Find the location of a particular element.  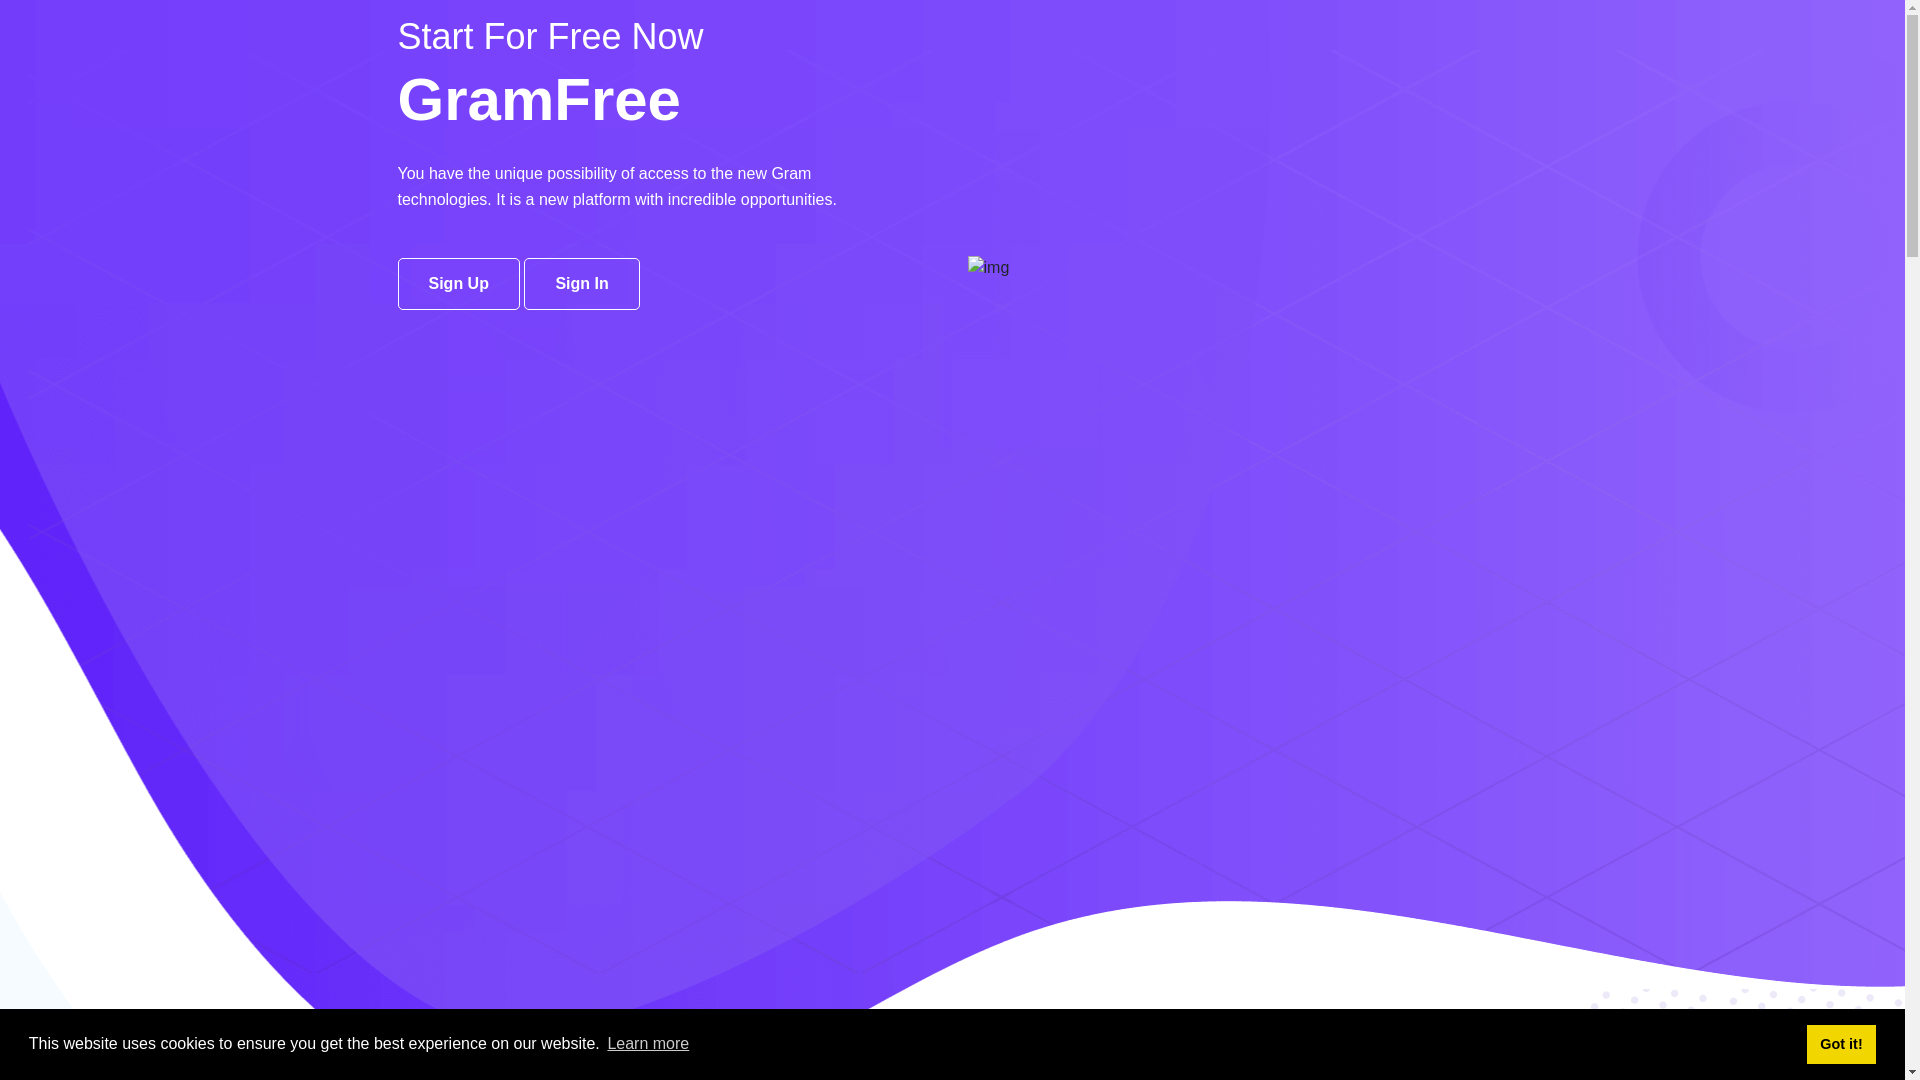

'Sign Up' is located at coordinates (458, 284).